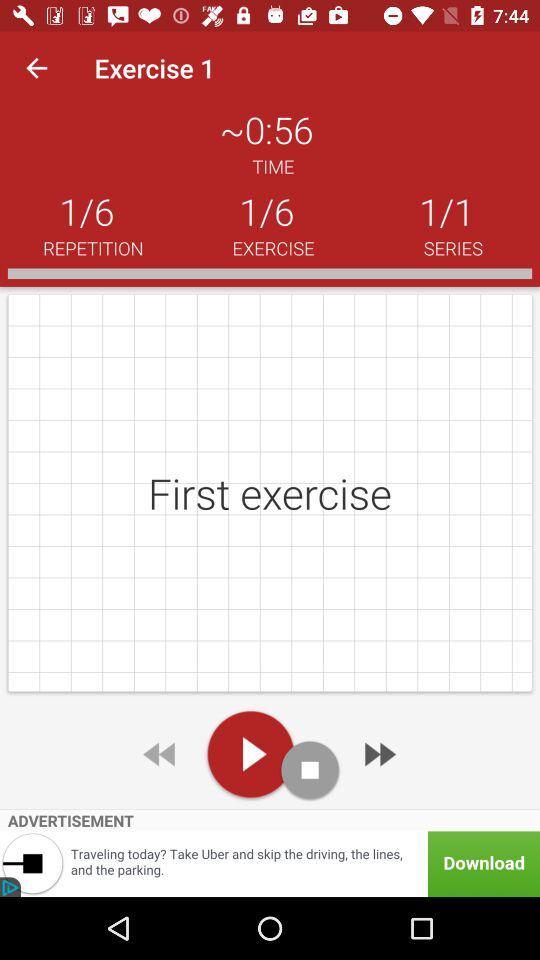 Image resolution: width=540 pixels, height=960 pixels. I want to click on click the play option, so click(250, 753).